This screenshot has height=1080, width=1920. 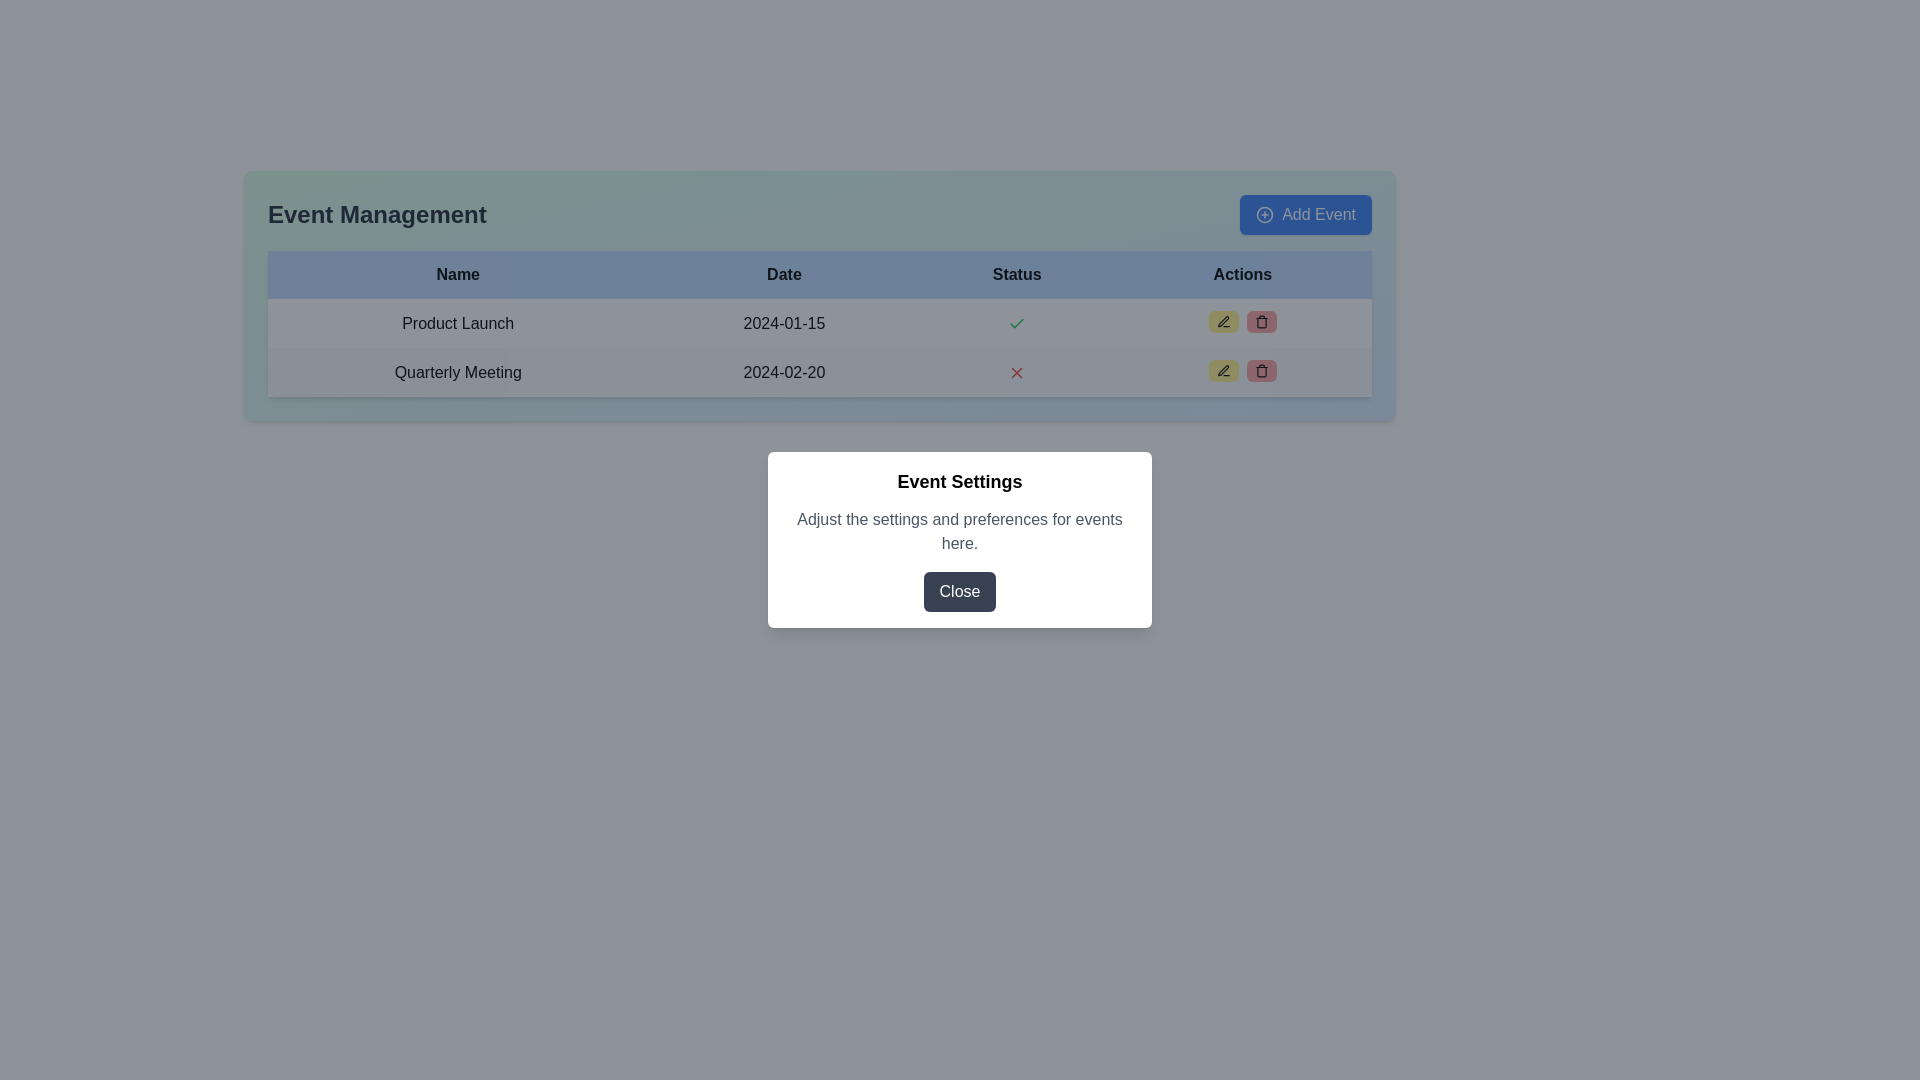 What do you see at coordinates (1017, 373) in the screenshot?
I see `the red 'X' icon in the 'Status' column of the second row under 'Event Management', which indicates a negative status` at bounding box center [1017, 373].